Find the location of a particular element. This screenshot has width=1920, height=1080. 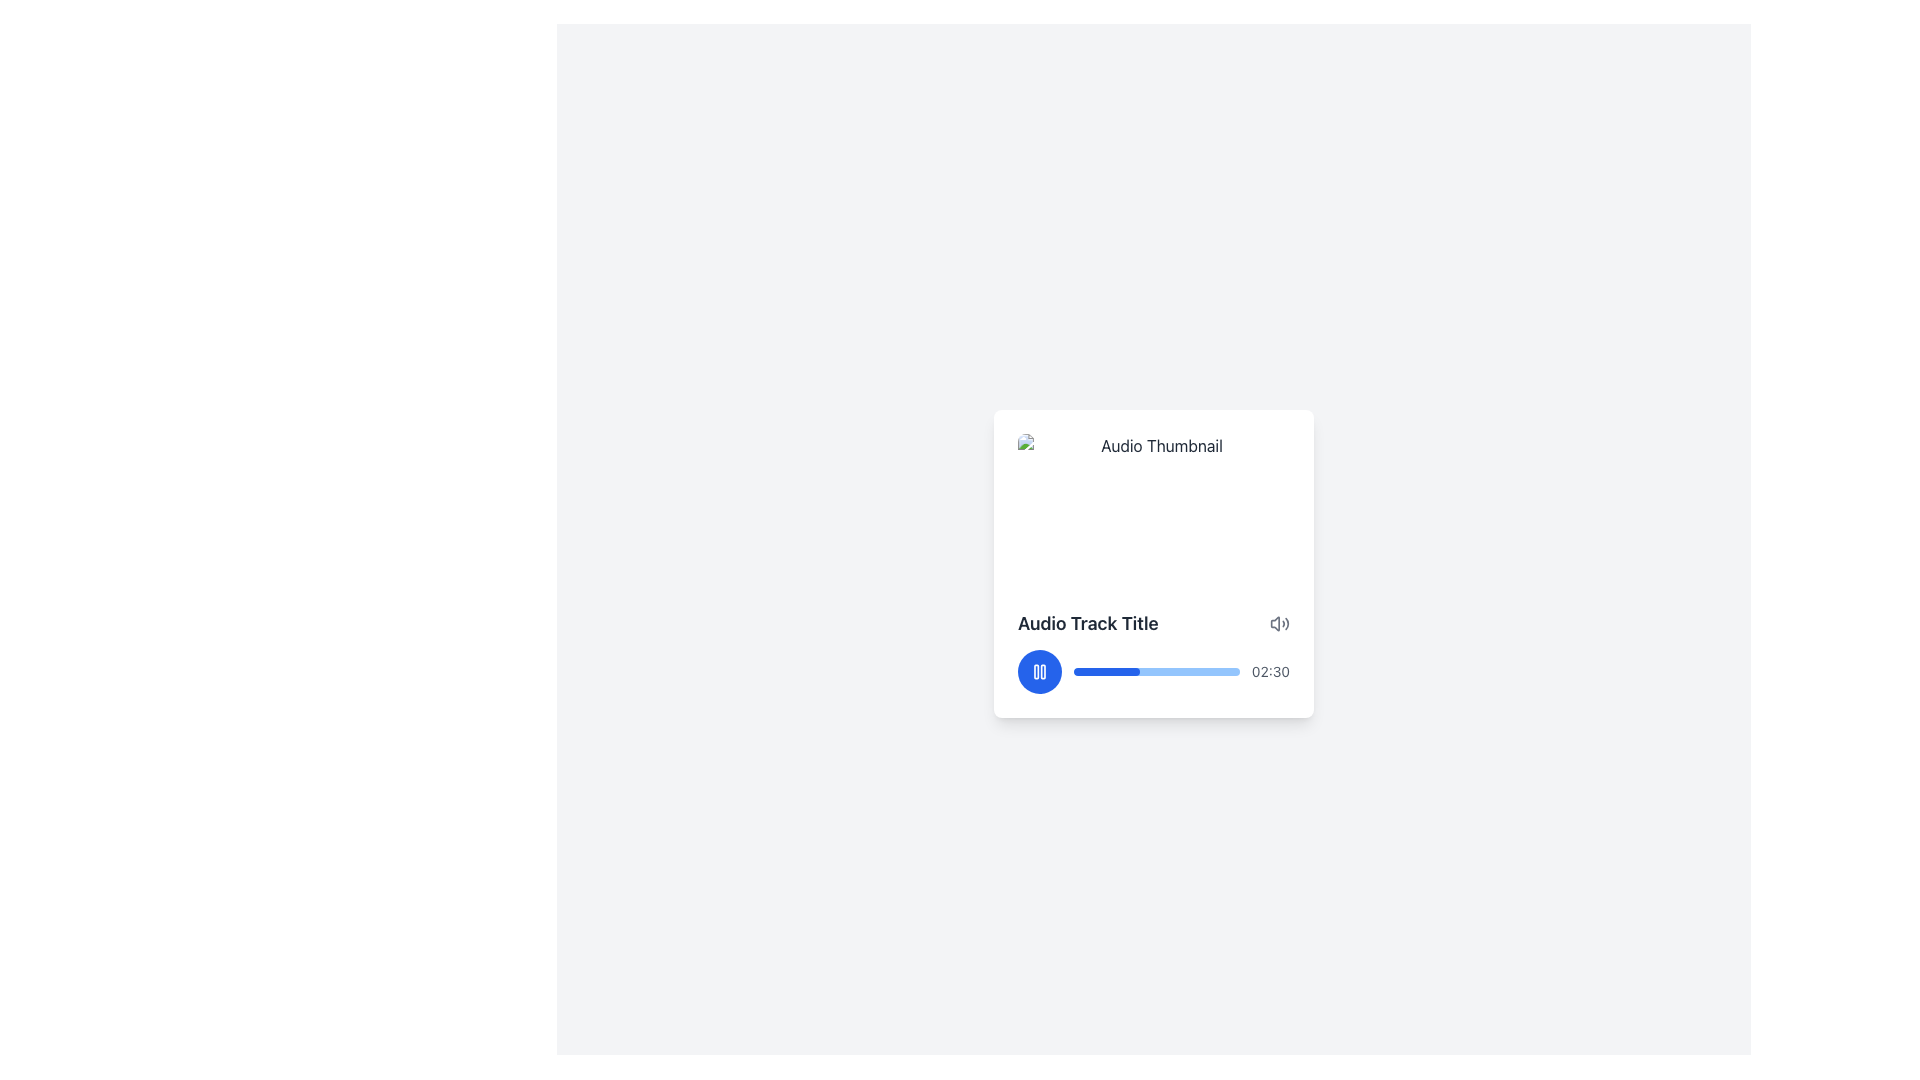

the Text Label that indicates audio track duration or playback time, located at the far-right end below the audio track title, adjacent to the progress bar is located at coordinates (1269, 671).